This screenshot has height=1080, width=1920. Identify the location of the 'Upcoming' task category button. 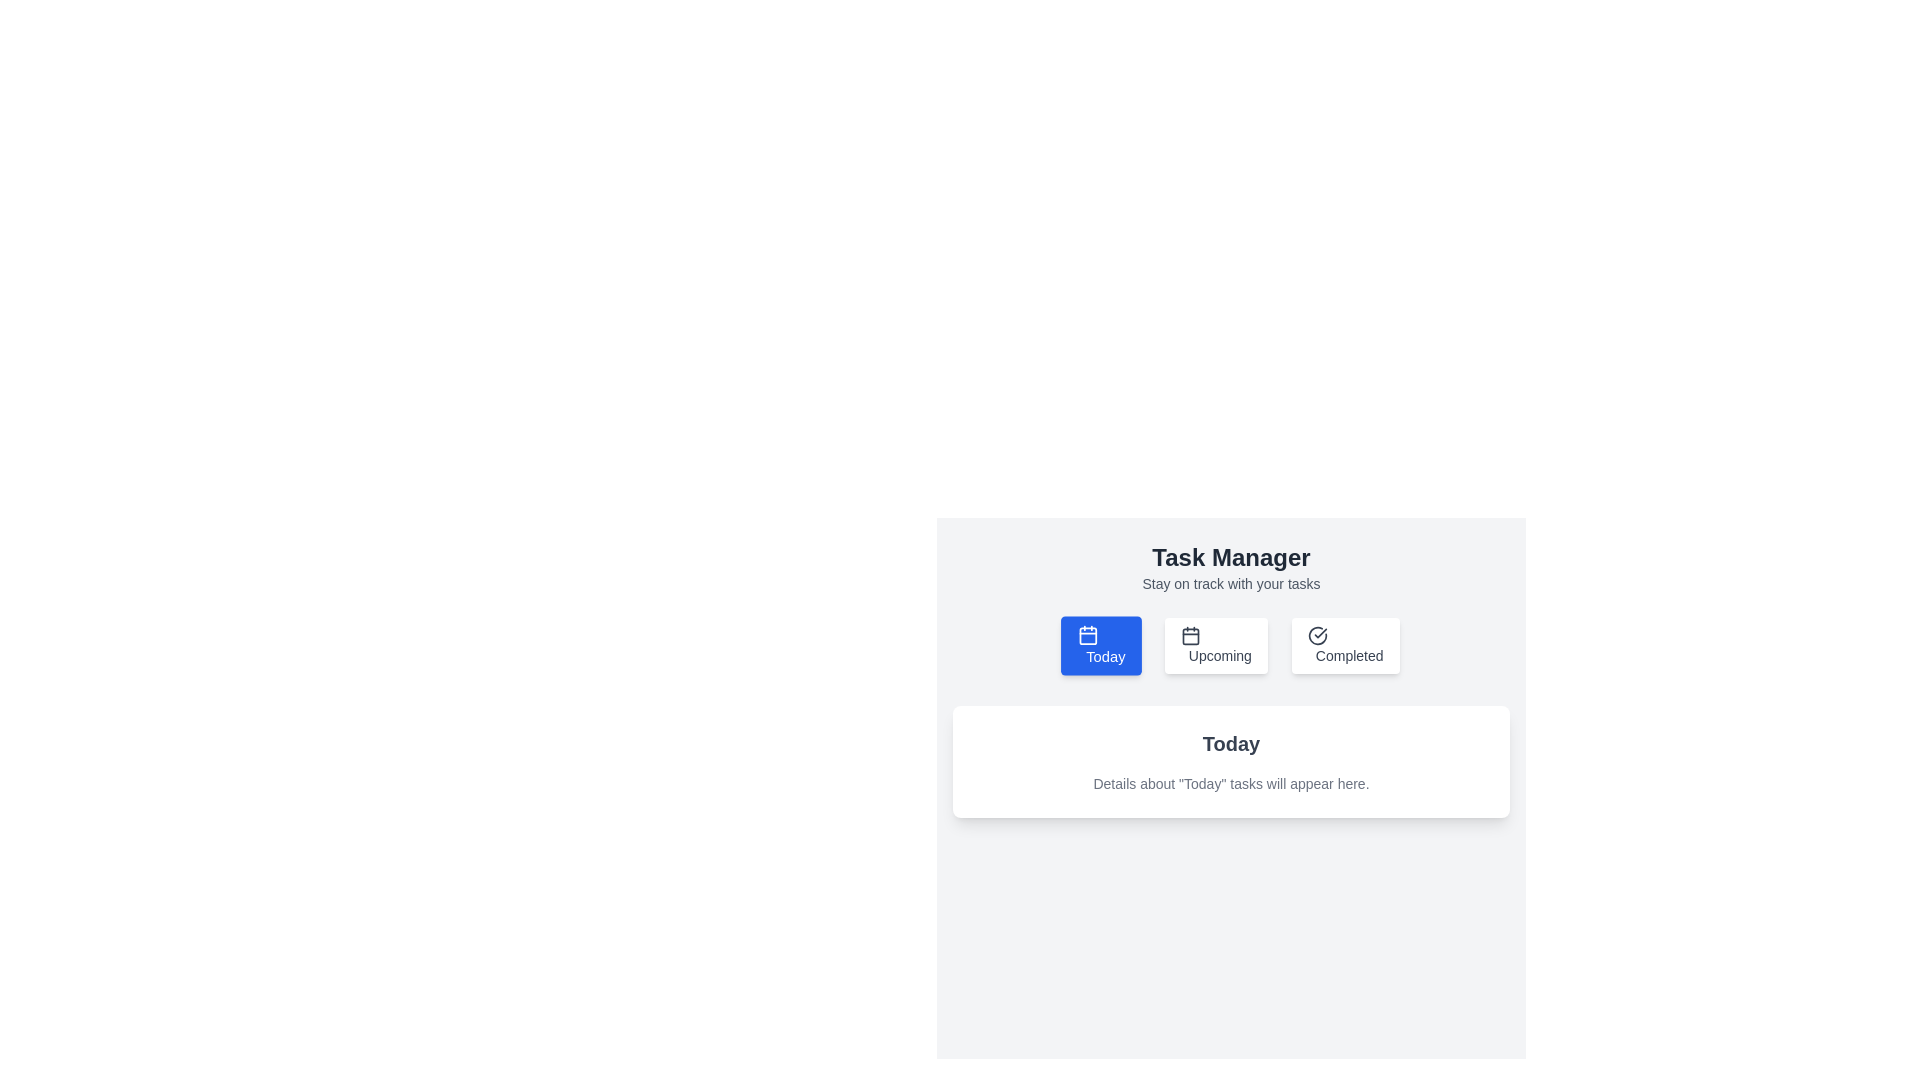
(1215, 645).